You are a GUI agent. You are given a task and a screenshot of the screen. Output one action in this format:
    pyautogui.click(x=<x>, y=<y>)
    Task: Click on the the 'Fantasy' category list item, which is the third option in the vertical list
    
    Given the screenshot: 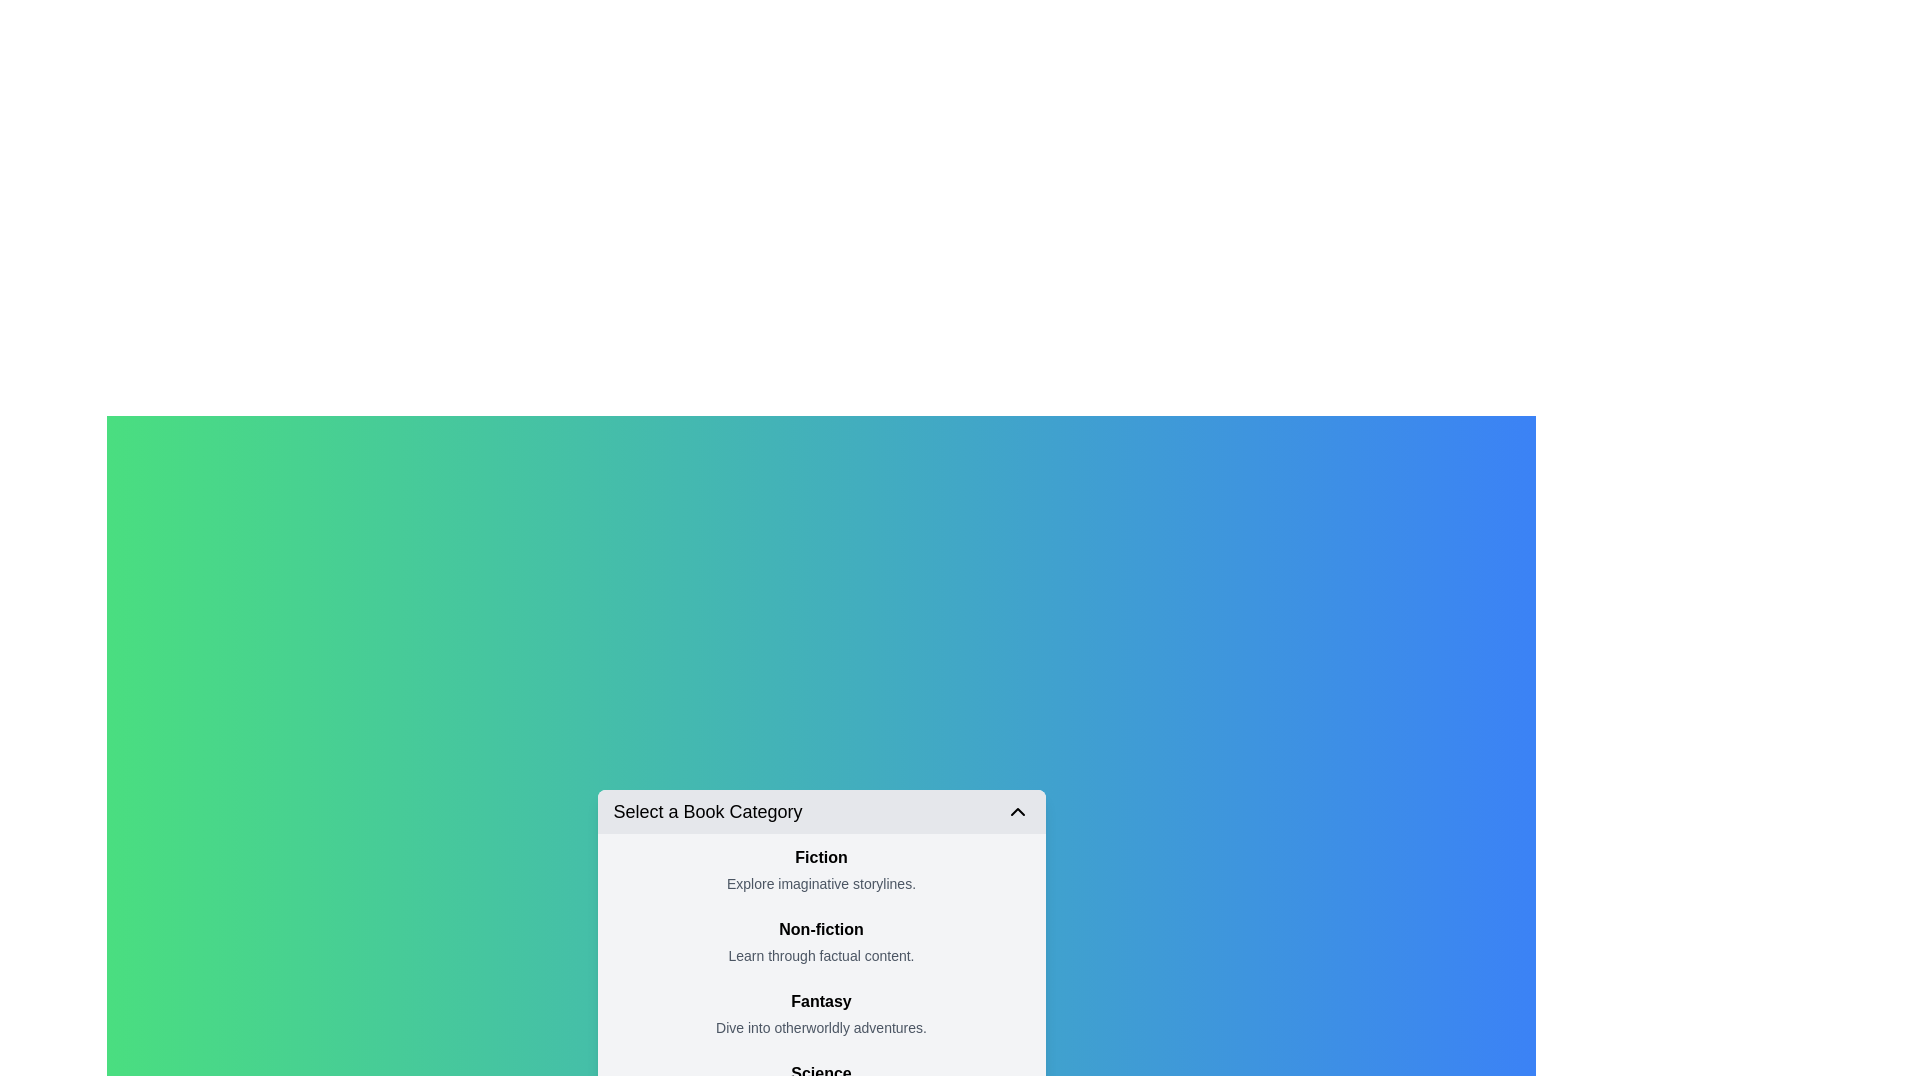 What is the action you would take?
    pyautogui.click(x=821, y=1014)
    